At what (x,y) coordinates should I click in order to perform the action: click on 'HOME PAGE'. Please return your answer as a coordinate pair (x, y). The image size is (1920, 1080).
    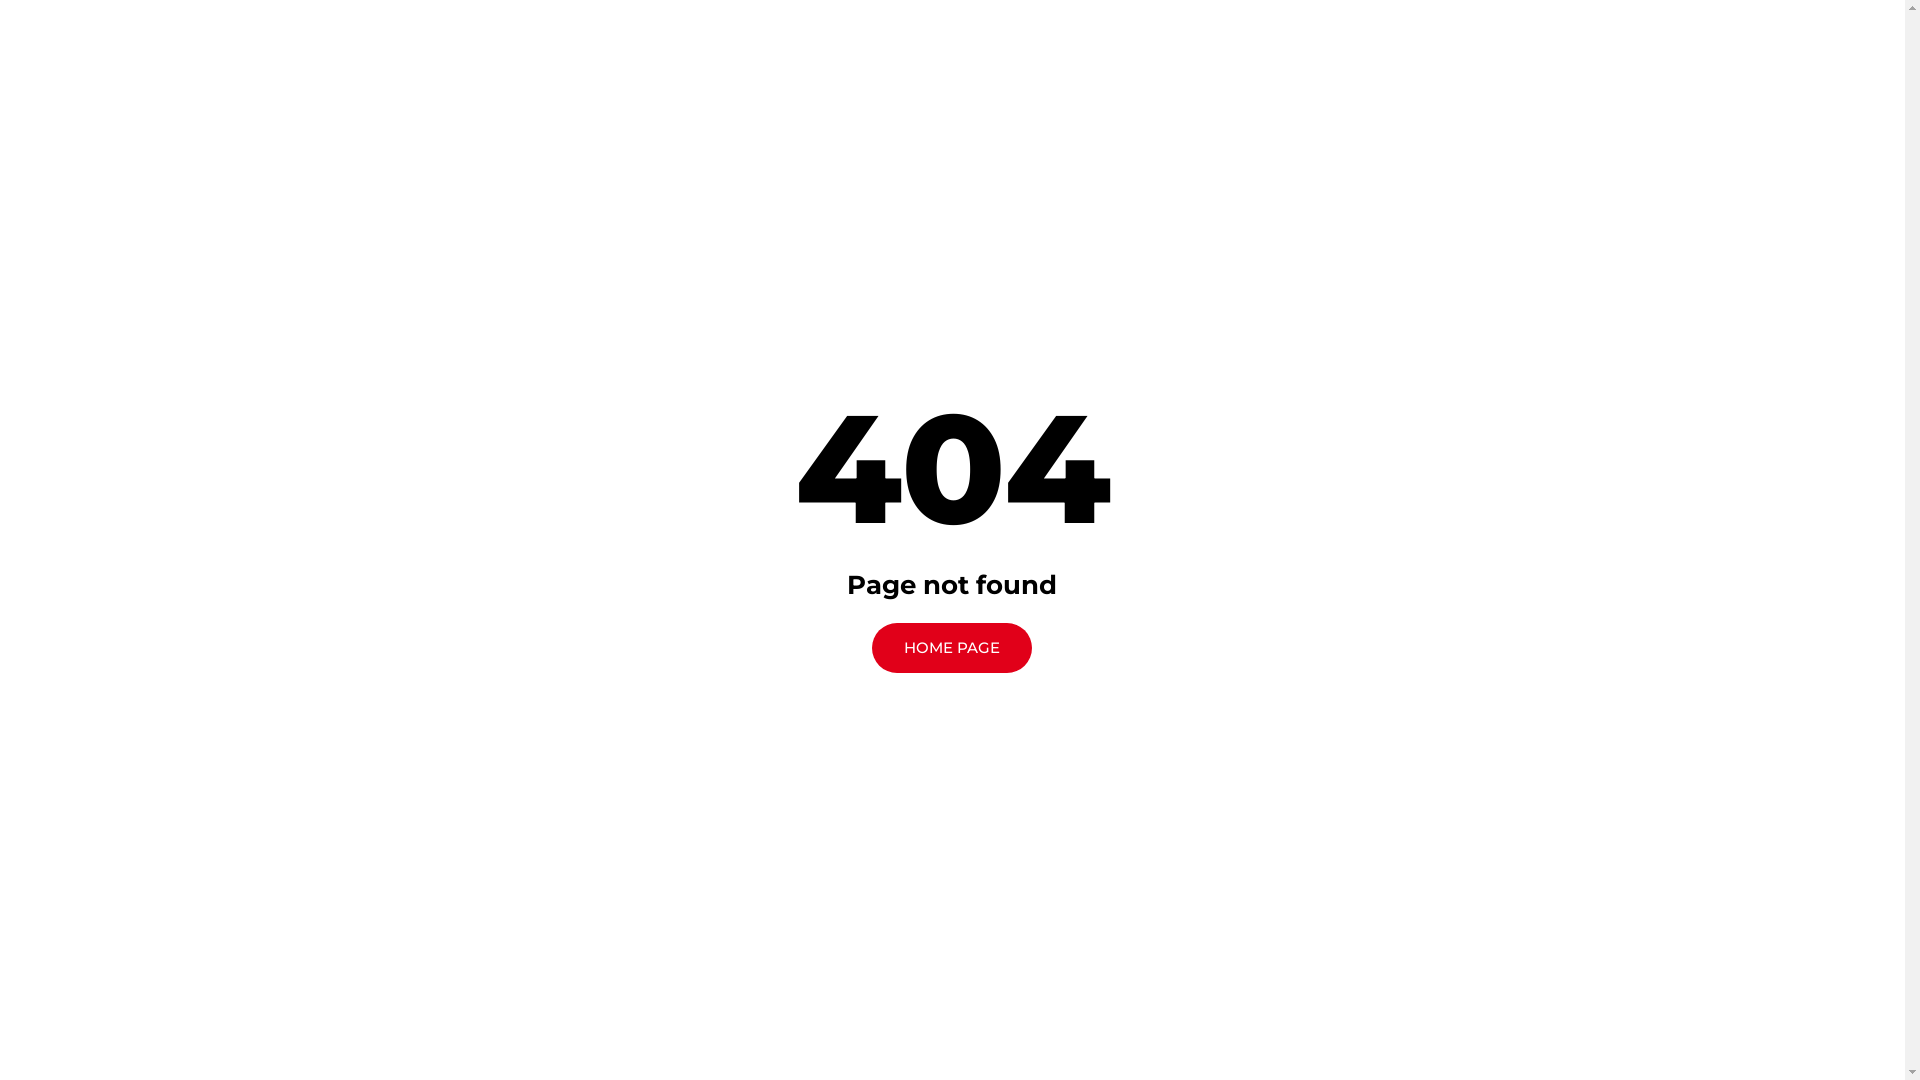
    Looking at the image, I should click on (950, 648).